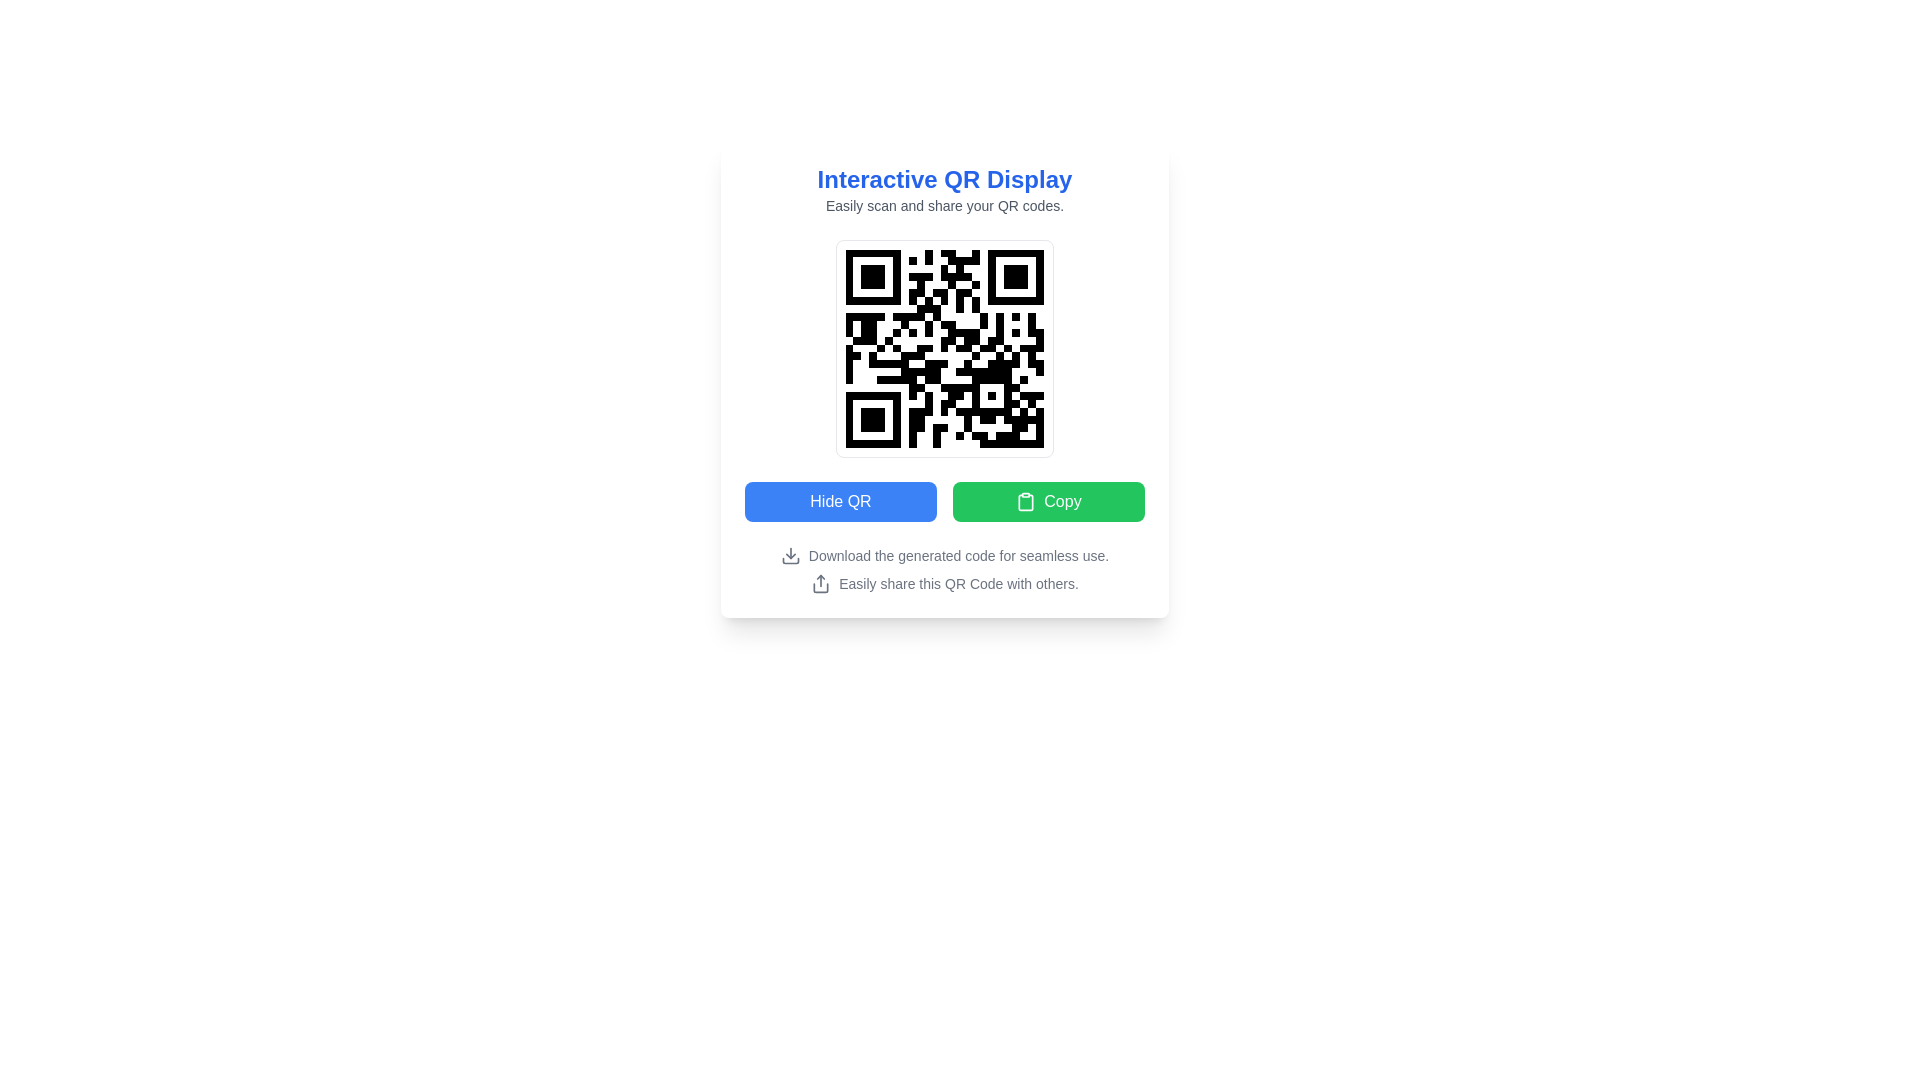 This screenshot has height=1080, width=1920. Describe the element at coordinates (944, 205) in the screenshot. I see `the text label reading 'Easily scan and share your QR codes.', which is located directly below the larger text 'Interactive QR Display' in the centered card layout` at that location.